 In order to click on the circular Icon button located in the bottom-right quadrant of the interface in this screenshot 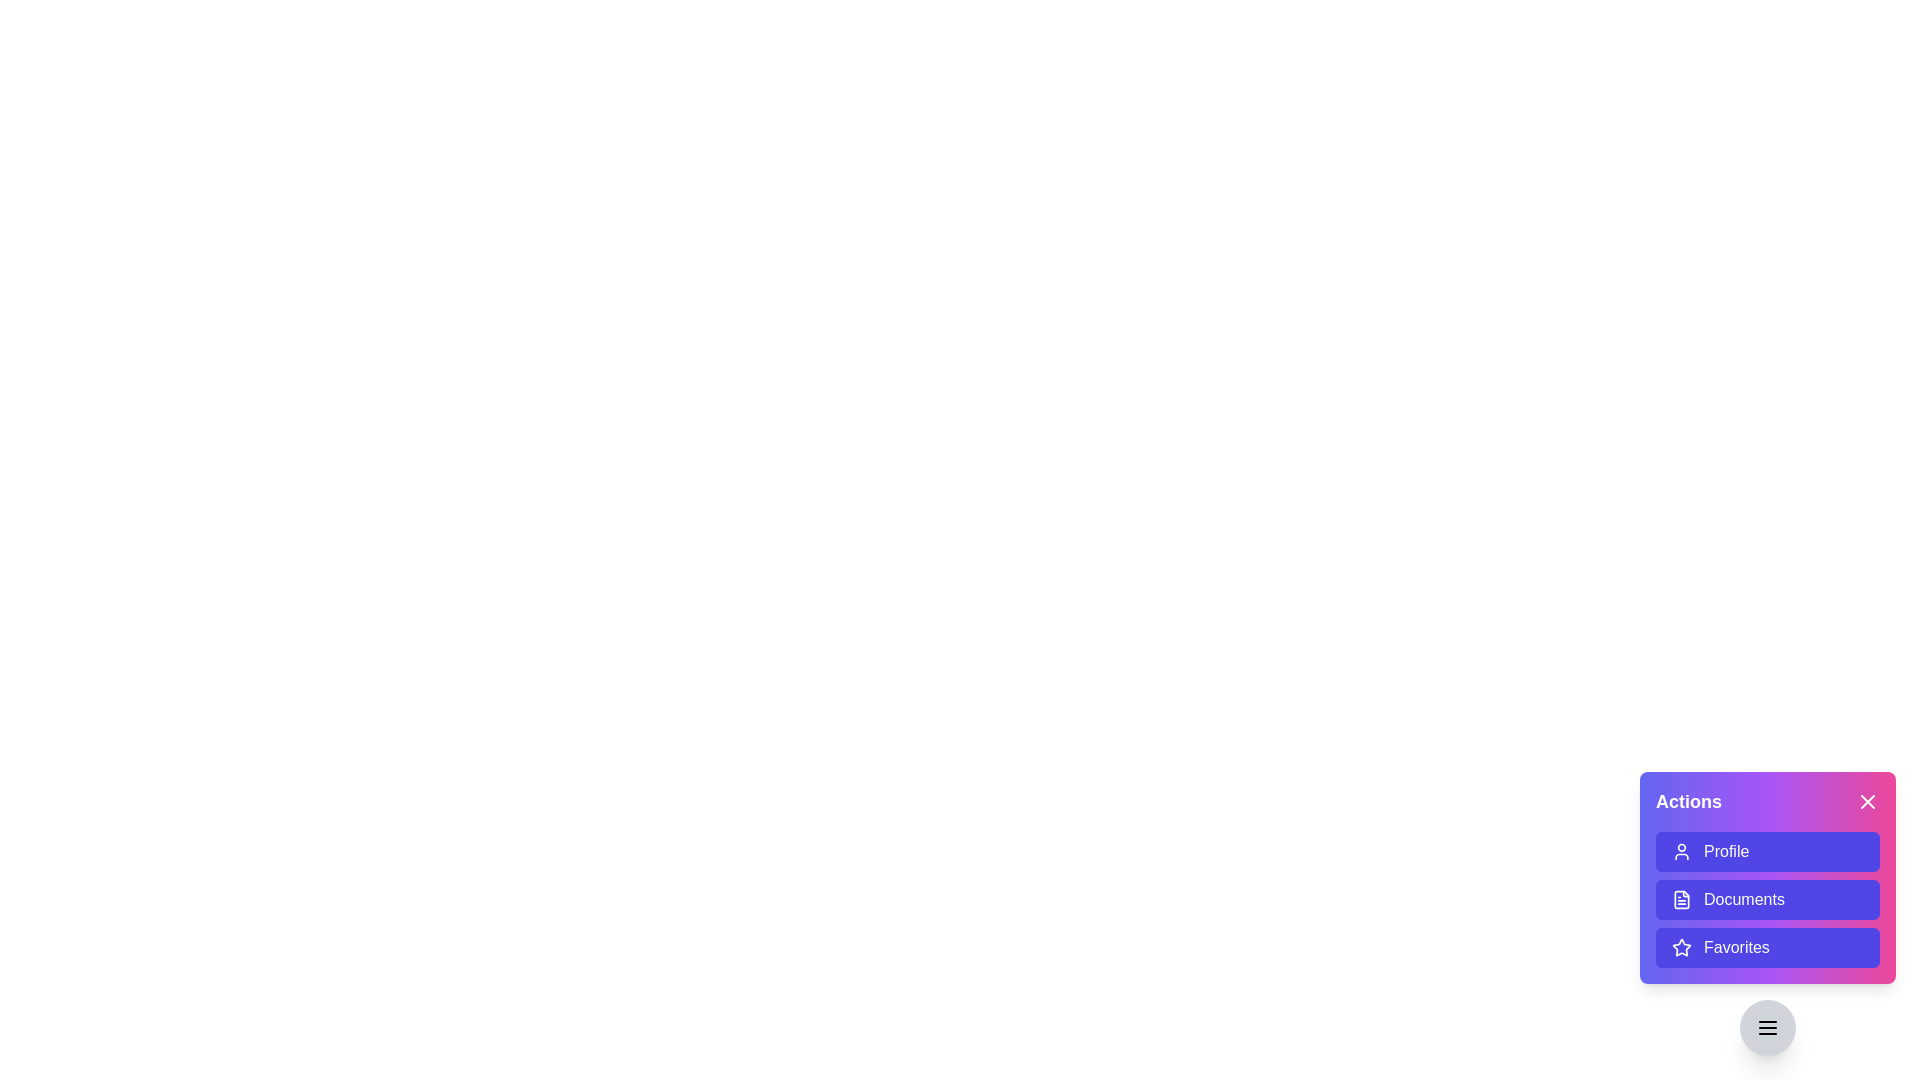, I will do `click(1767, 1028)`.